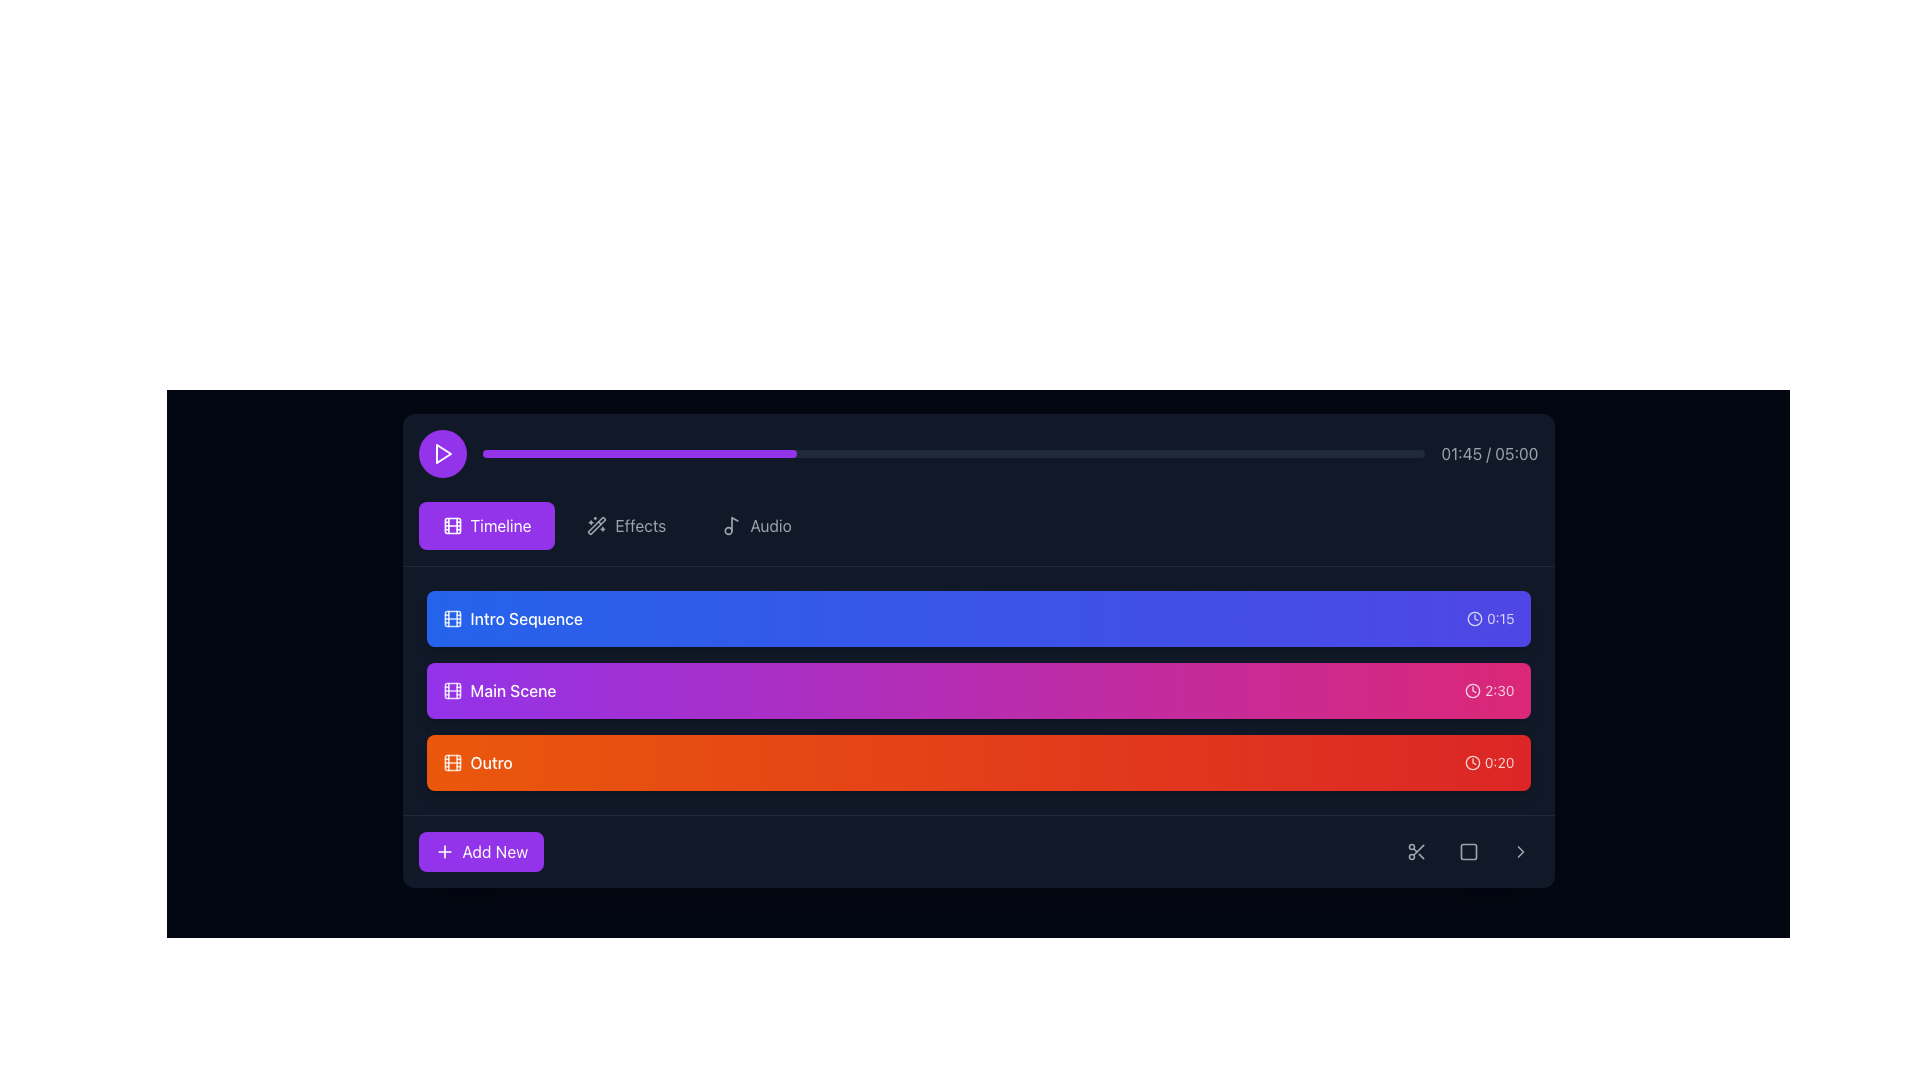  Describe the element at coordinates (640, 524) in the screenshot. I see `the 'Effects' menu option located in the upper middle part of the interface, adjacent to the magic wand icon and the 'Audio' label` at that location.